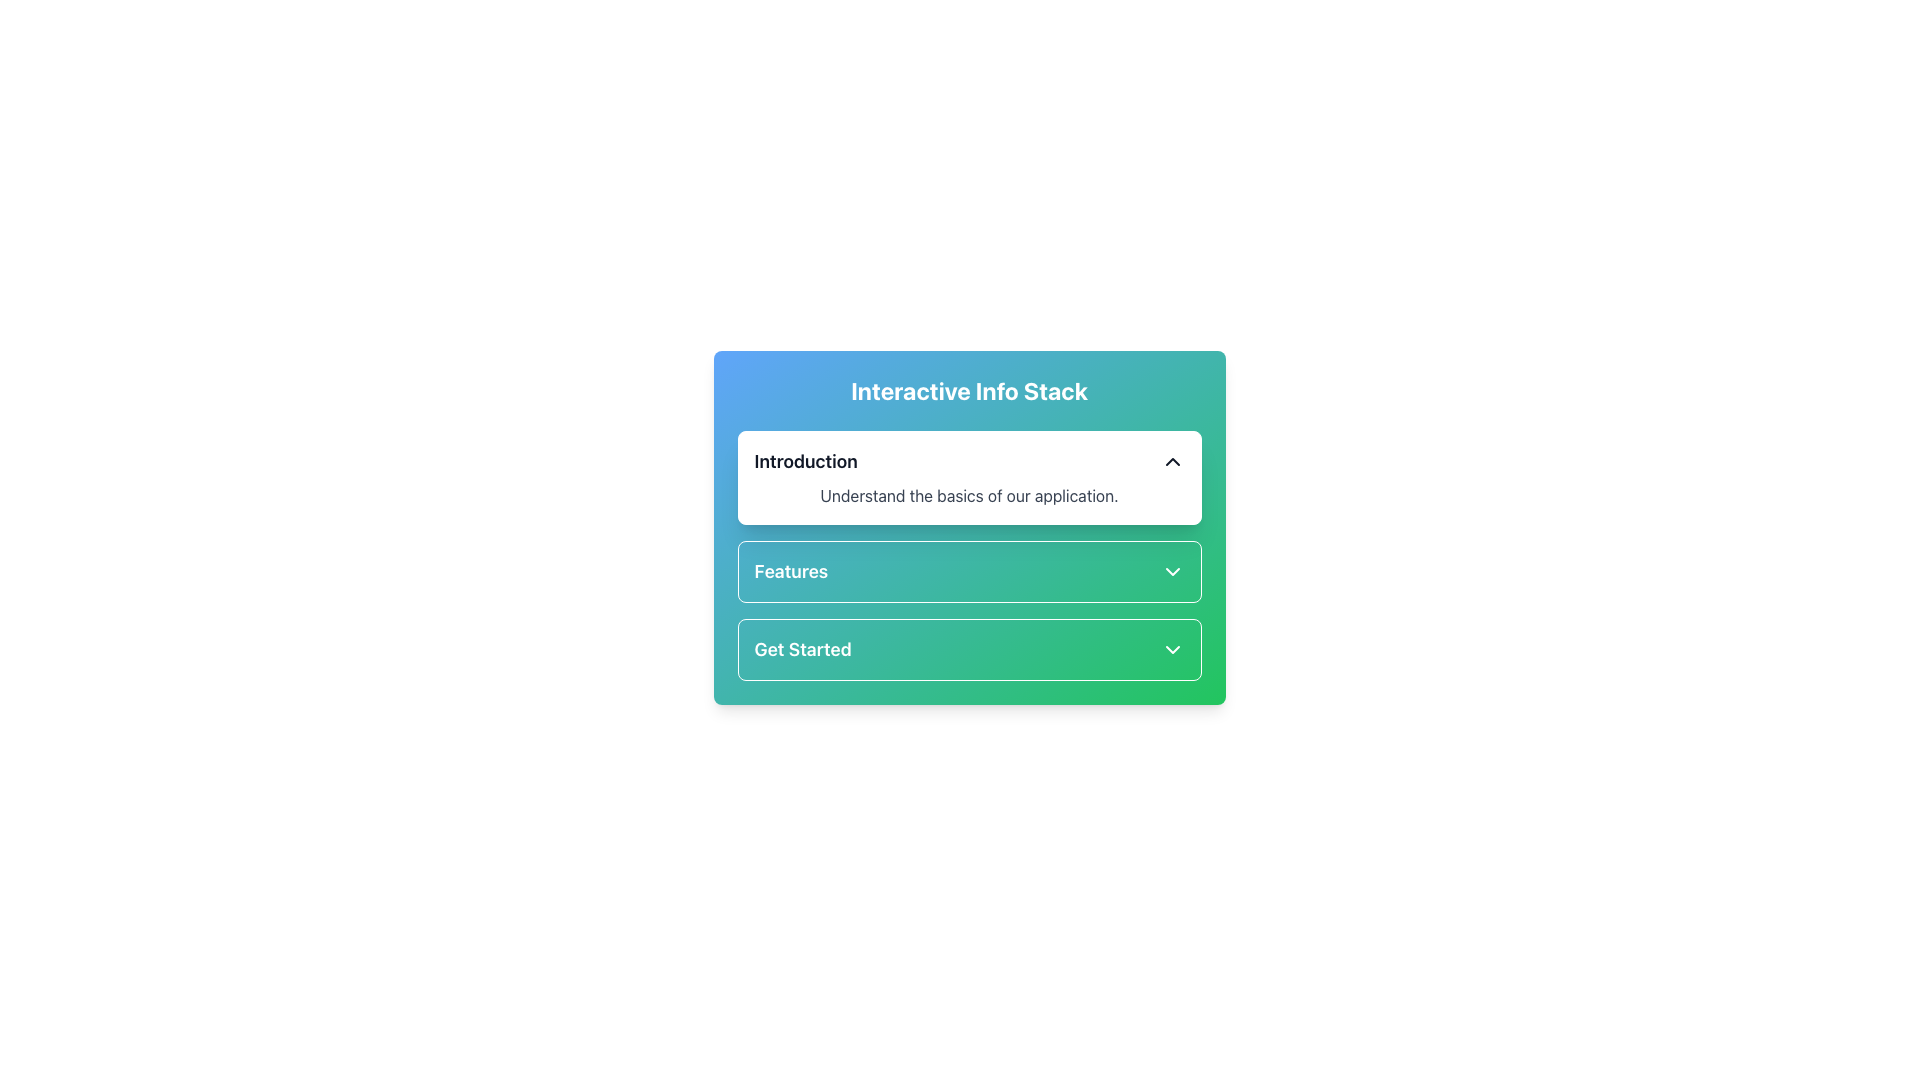 This screenshot has height=1080, width=1920. Describe the element at coordinates (1172, 571) in the screenshot. I see `the downward-facing chevron icon located to the right of the 'Features' text label to trigger the hover state` at that location.